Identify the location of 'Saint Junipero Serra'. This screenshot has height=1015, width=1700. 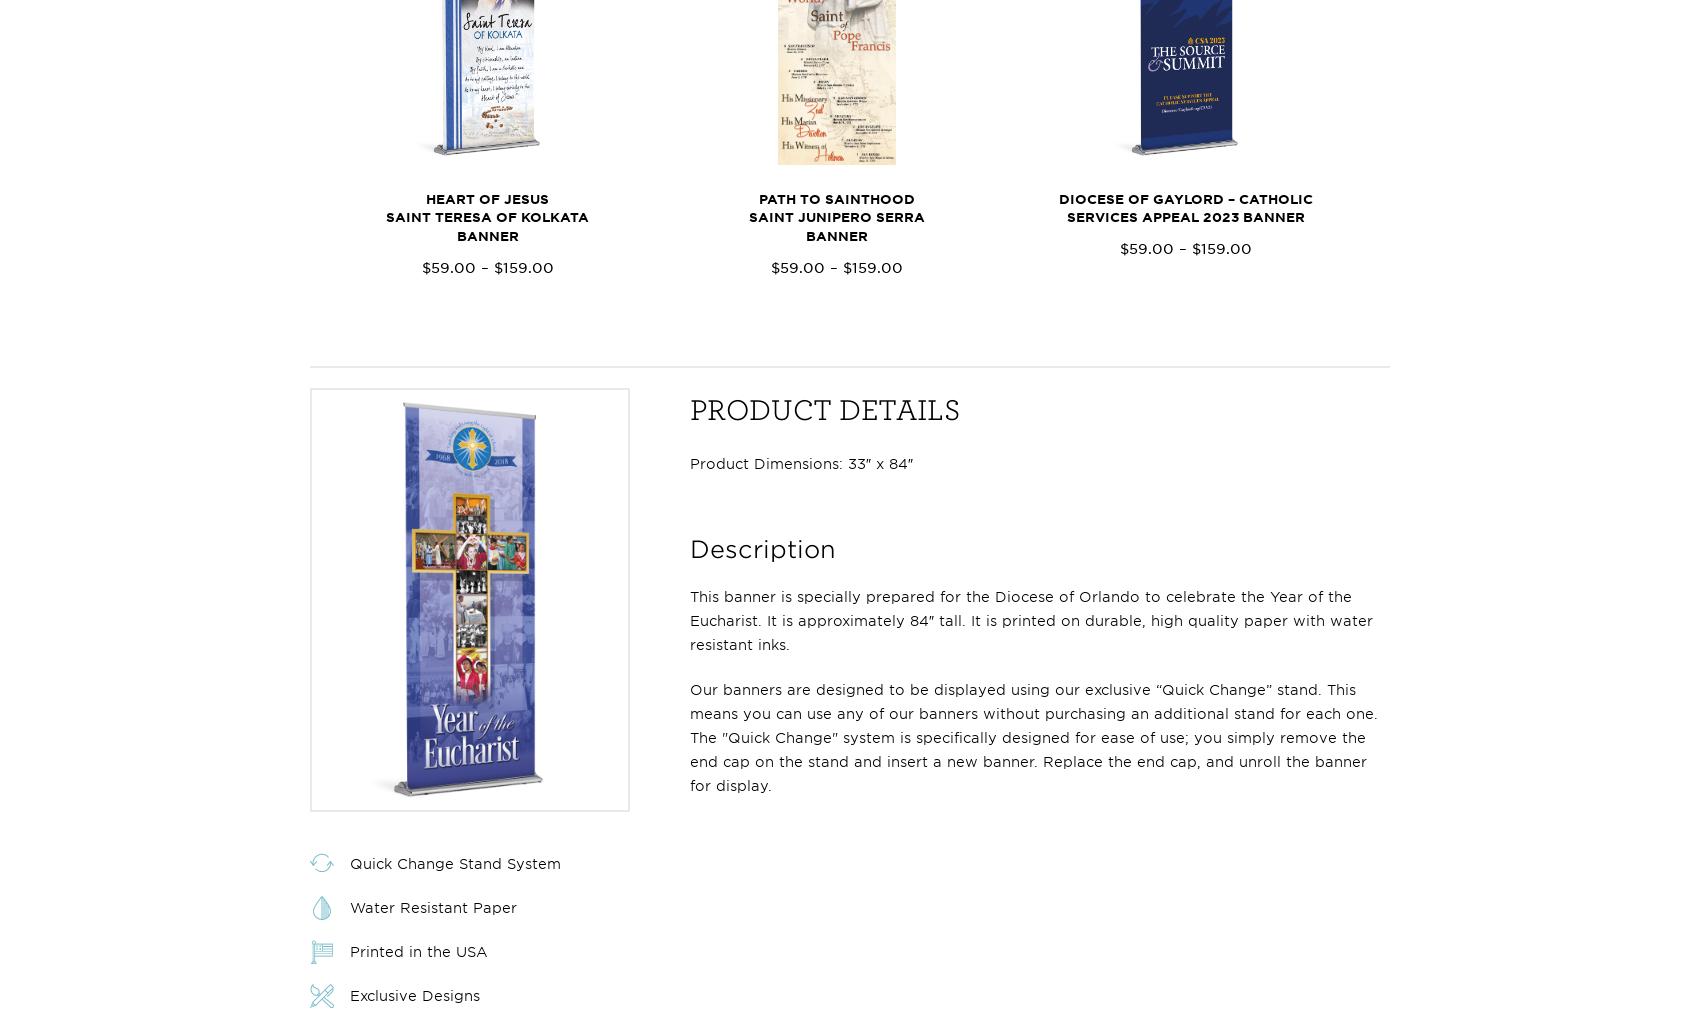
(747, 216).